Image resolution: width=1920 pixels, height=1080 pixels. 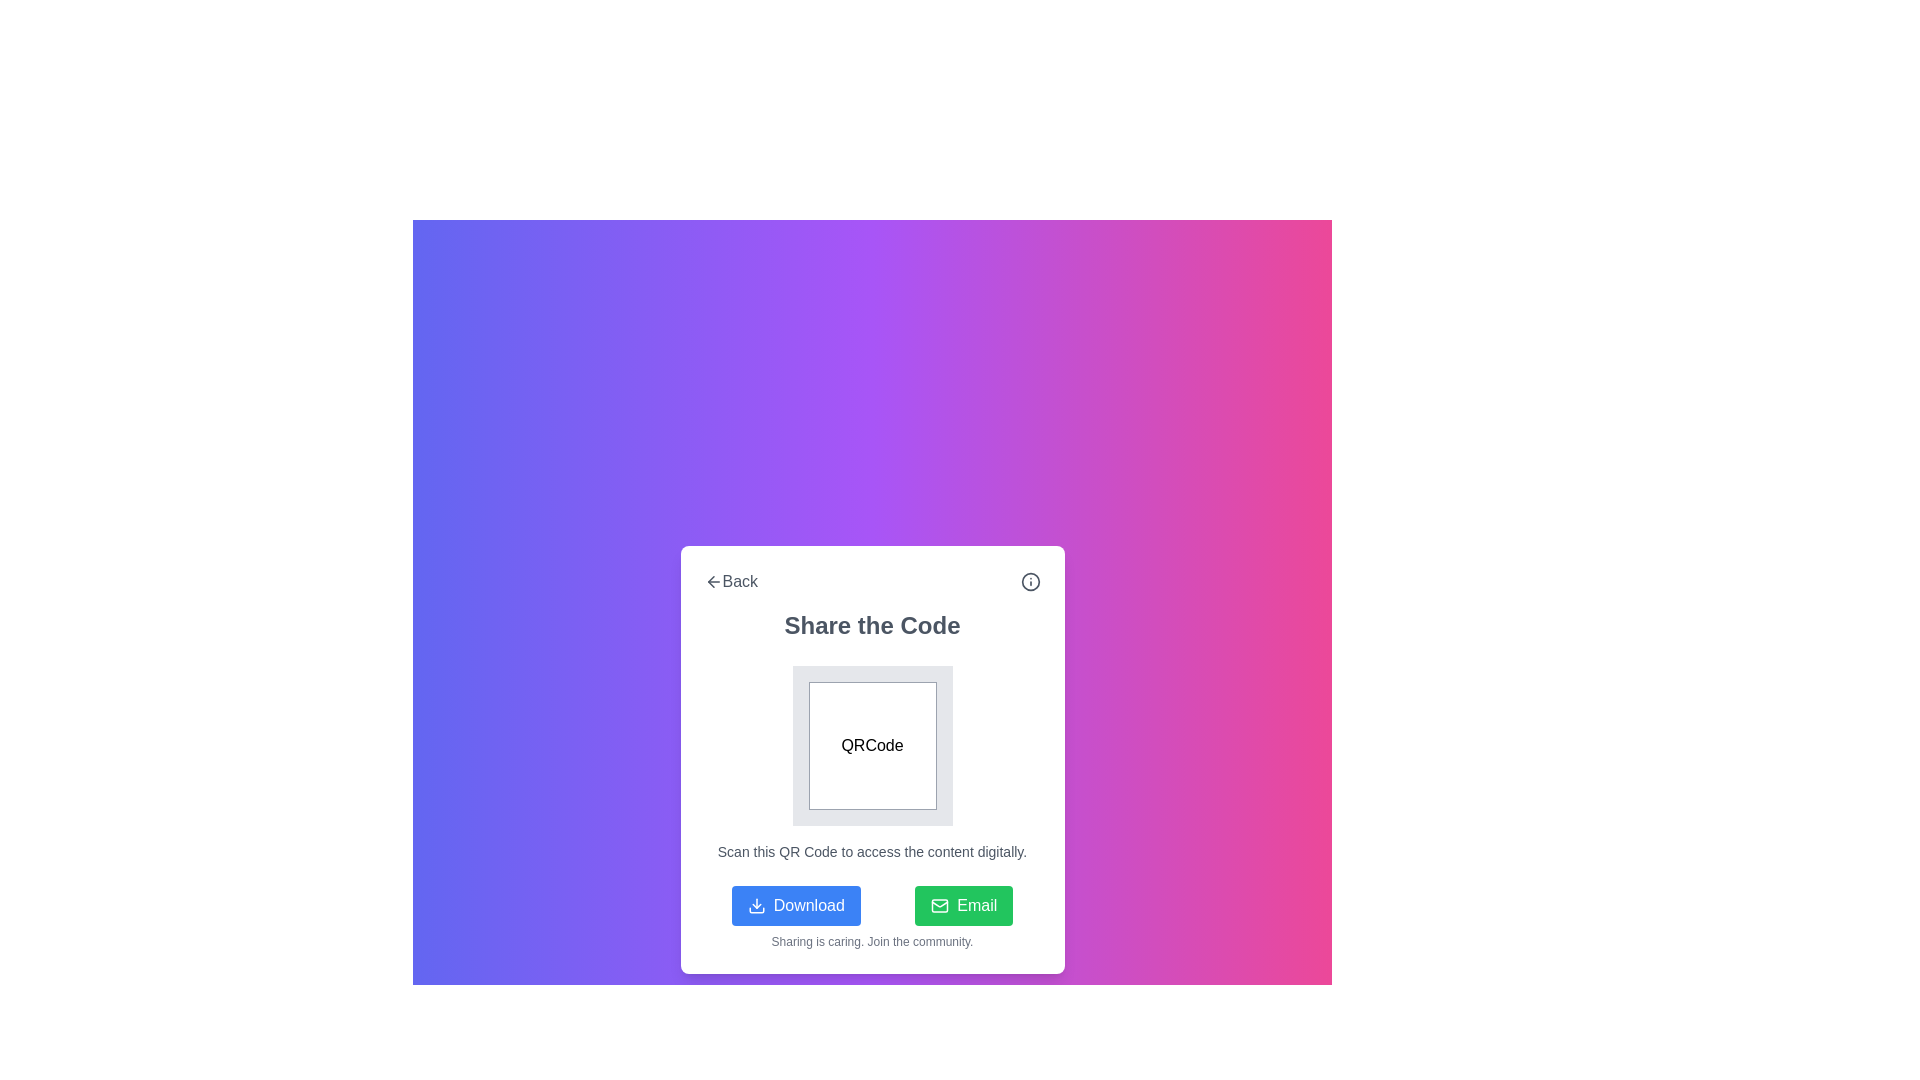 What do you see at coordinates (939, 906) in the screenshot?
I see `the light green rounded rectangle element that serves as the main body of the envelope icon in the 'Share the Code' interface` at bounding box center [939, 906].